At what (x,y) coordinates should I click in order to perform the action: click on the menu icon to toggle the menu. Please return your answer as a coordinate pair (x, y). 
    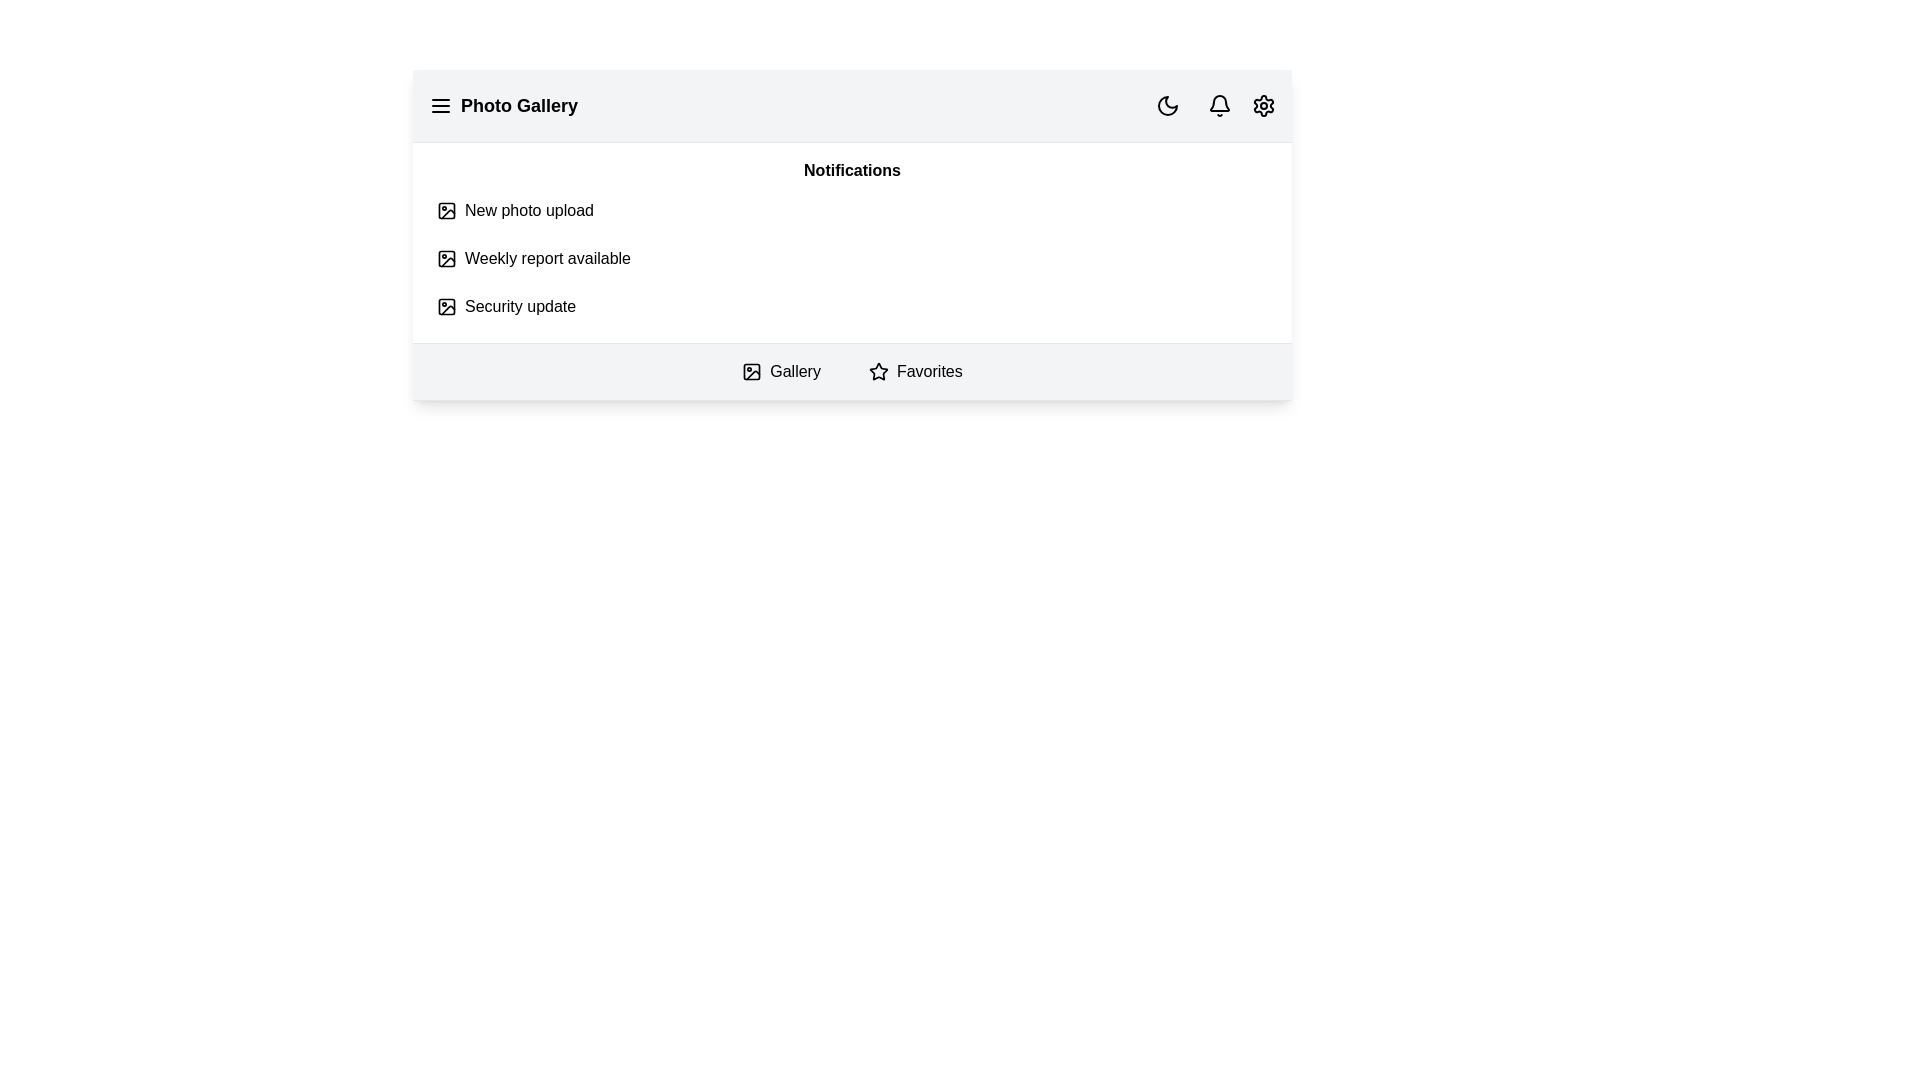
    Looking at the image, I should click on (440, 105).